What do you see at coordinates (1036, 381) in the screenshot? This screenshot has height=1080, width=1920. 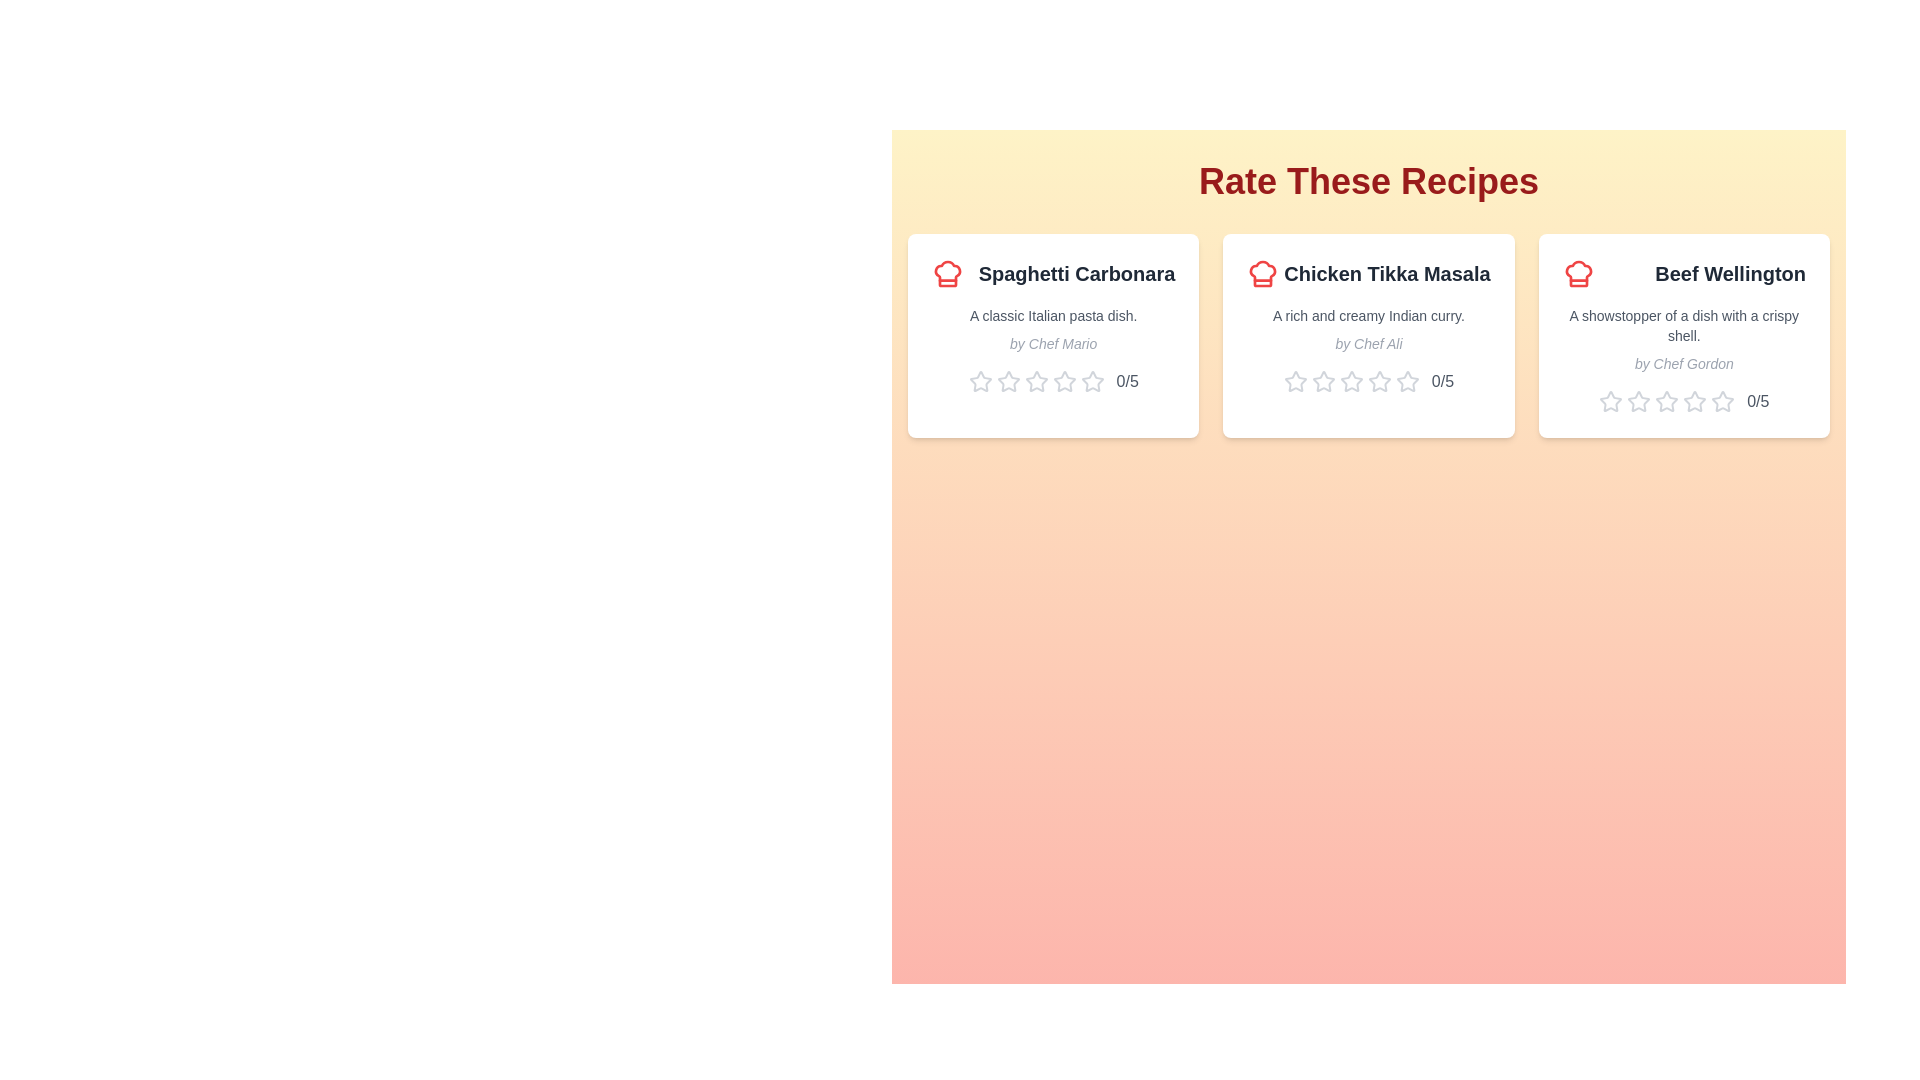 I see `the rating for a recipe to 3 stars` at bounding box center [1036, 381].